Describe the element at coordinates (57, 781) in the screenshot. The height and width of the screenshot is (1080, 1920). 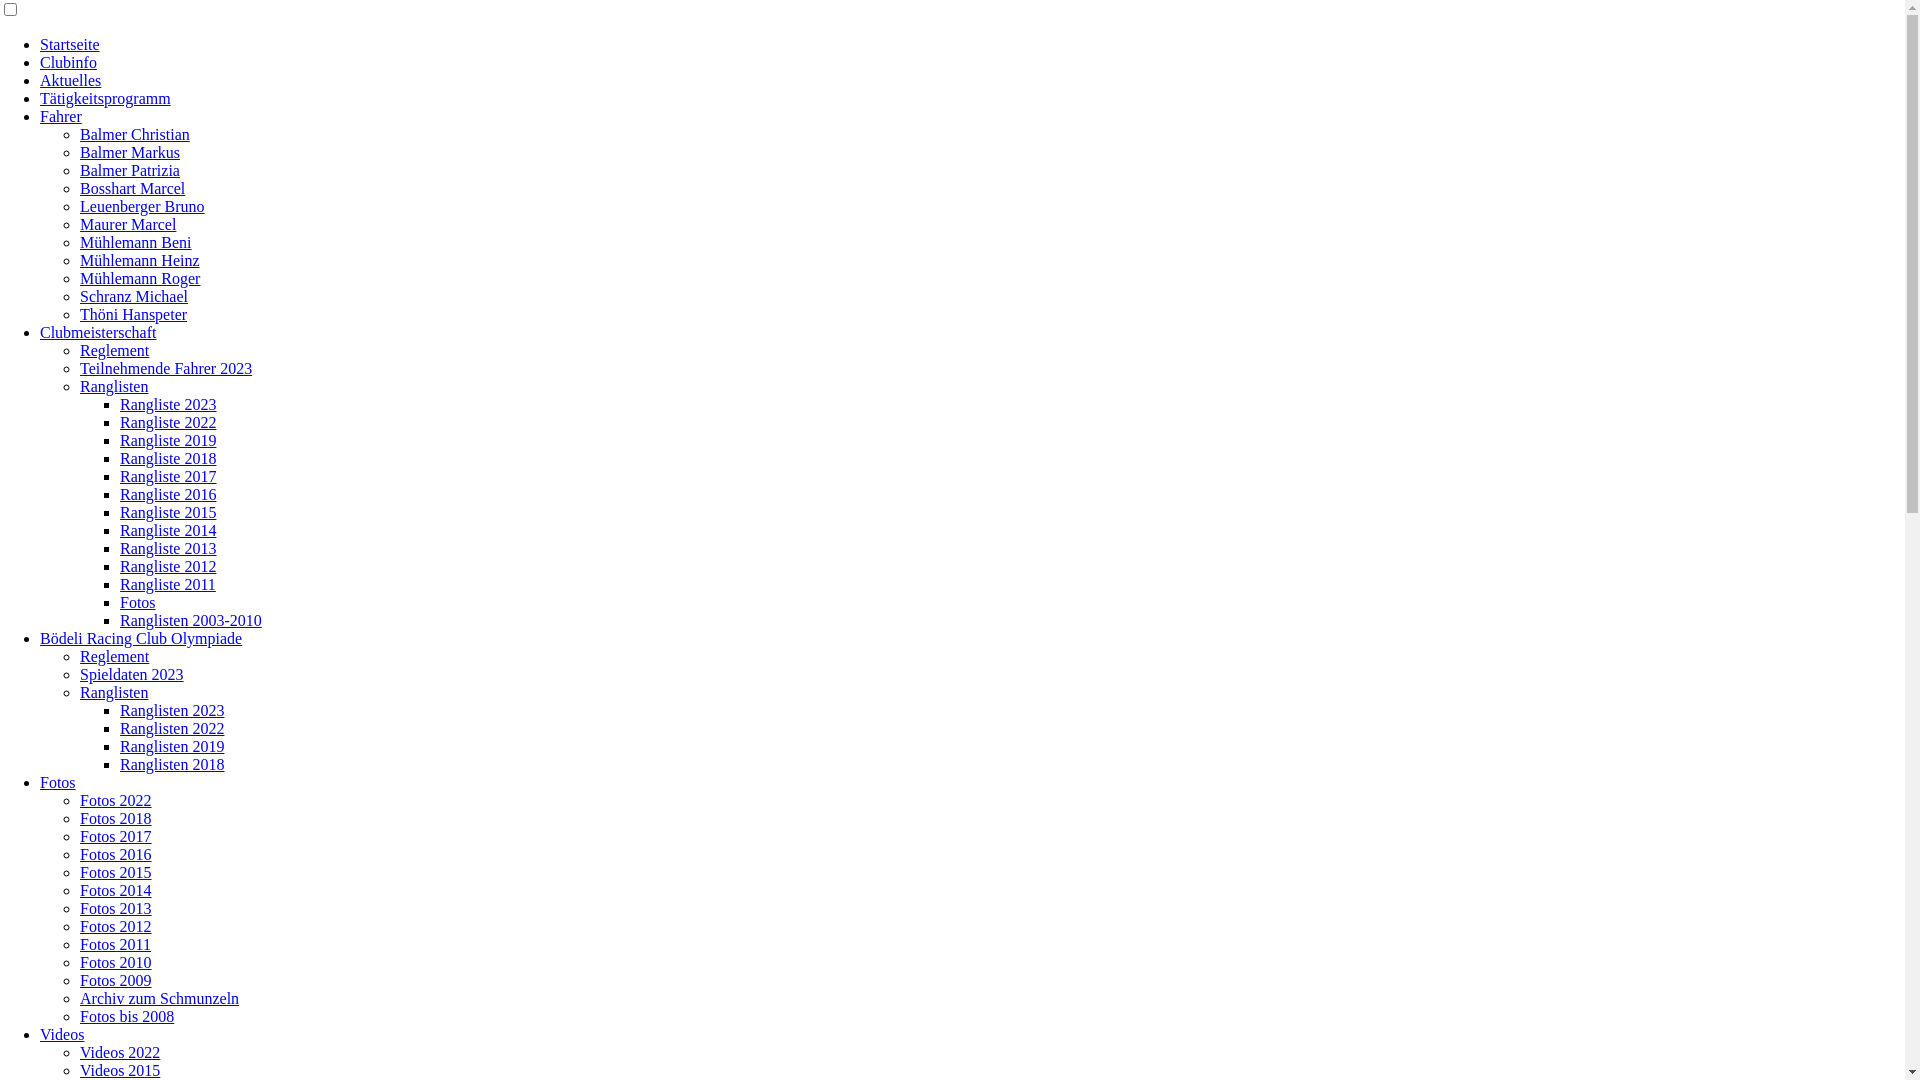
I see `'Fotos'` at that location.